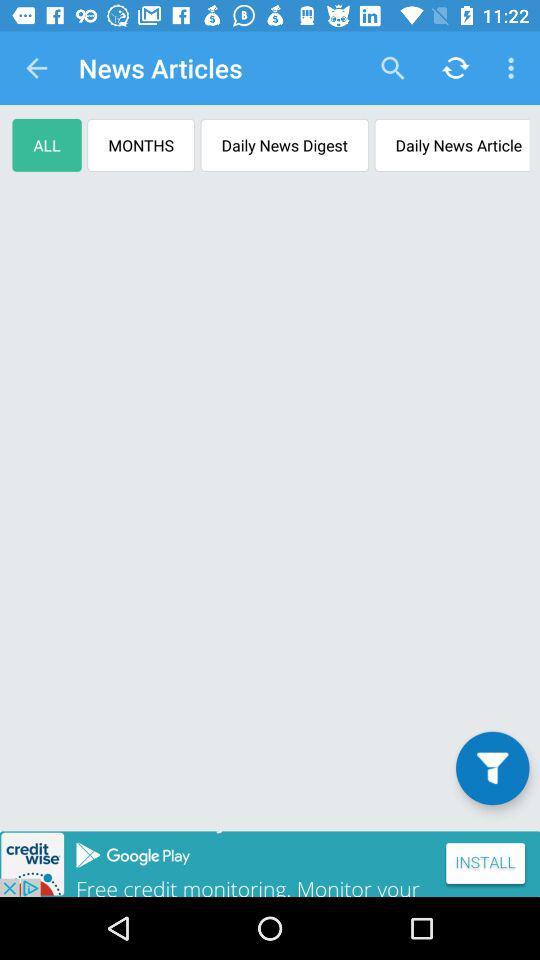 The image size is (540, 960). I want to click on the advertisement, so click(270, 863).